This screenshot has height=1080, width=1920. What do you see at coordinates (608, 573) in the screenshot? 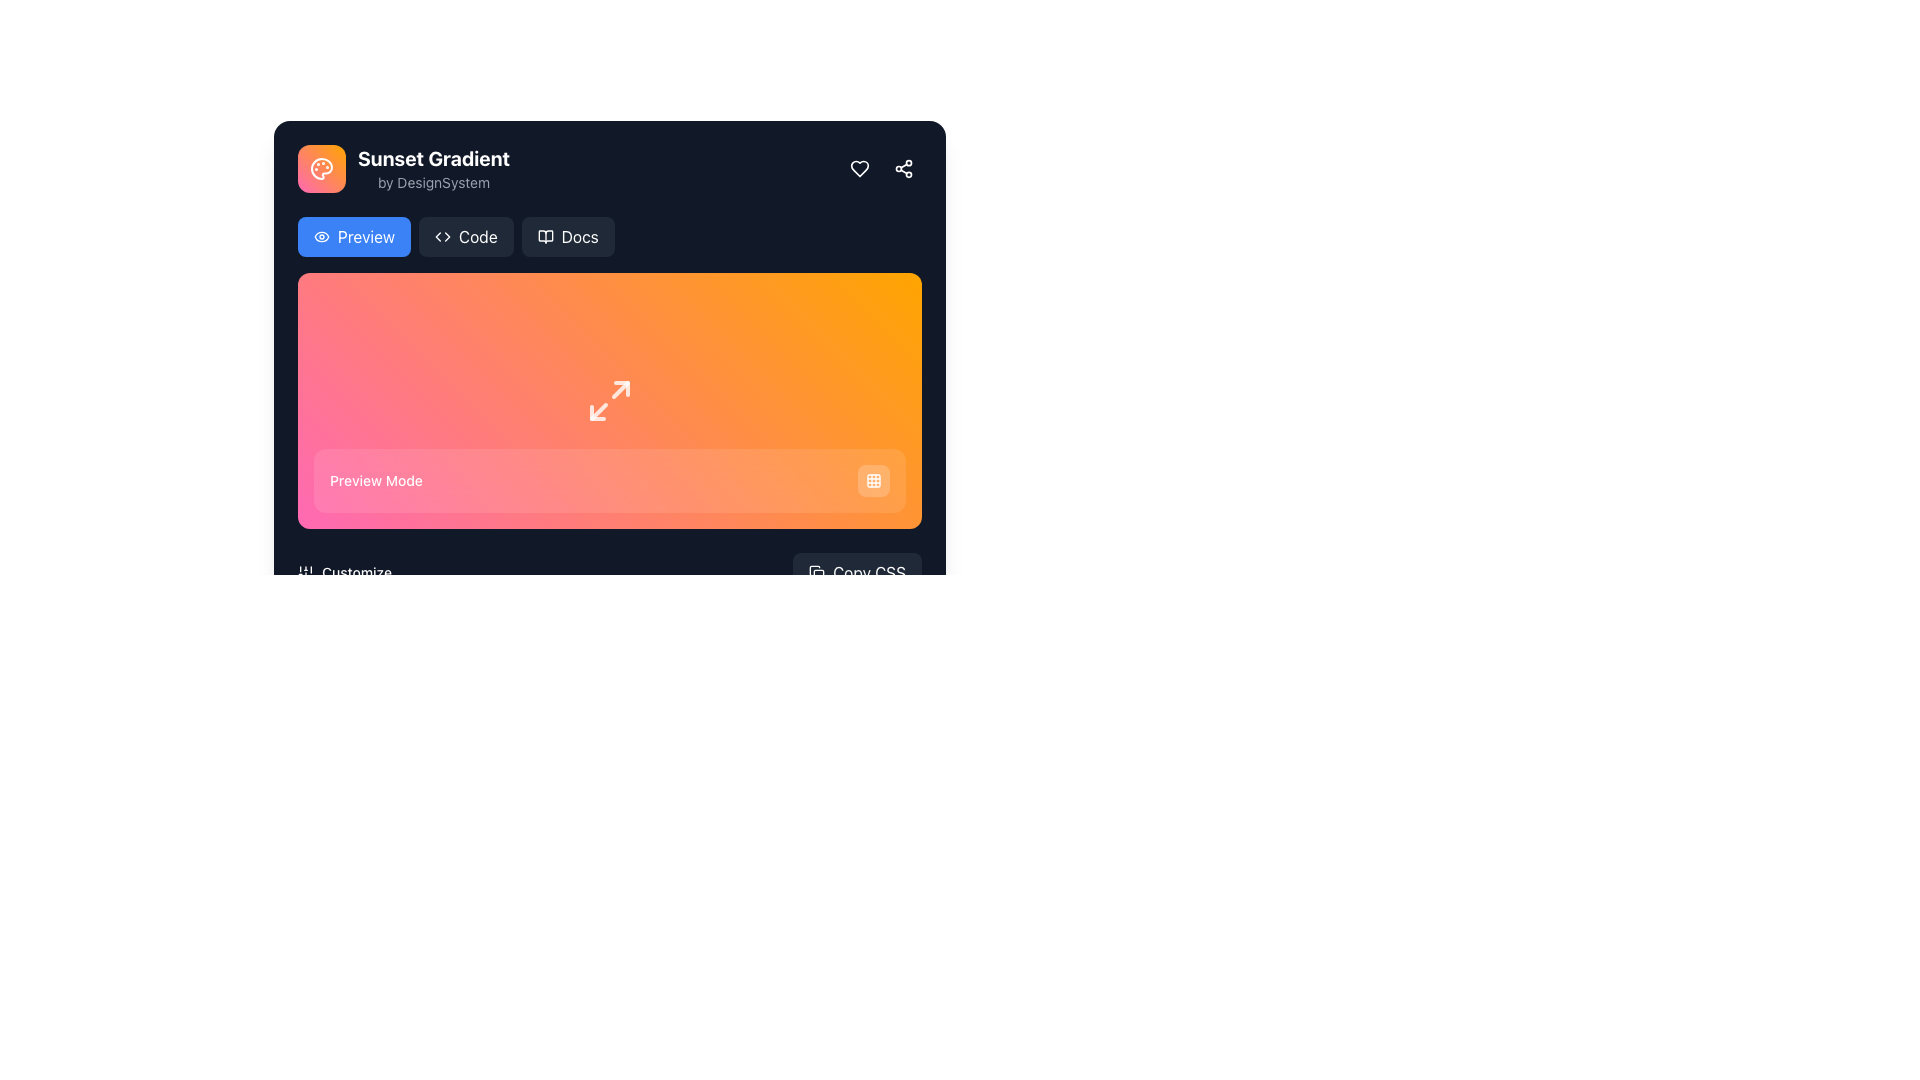
I see `the 'Copy CSS' button located within the bottom section of the main card, adjacent to the 'Customize' text label` at bounding box center [608, 573].